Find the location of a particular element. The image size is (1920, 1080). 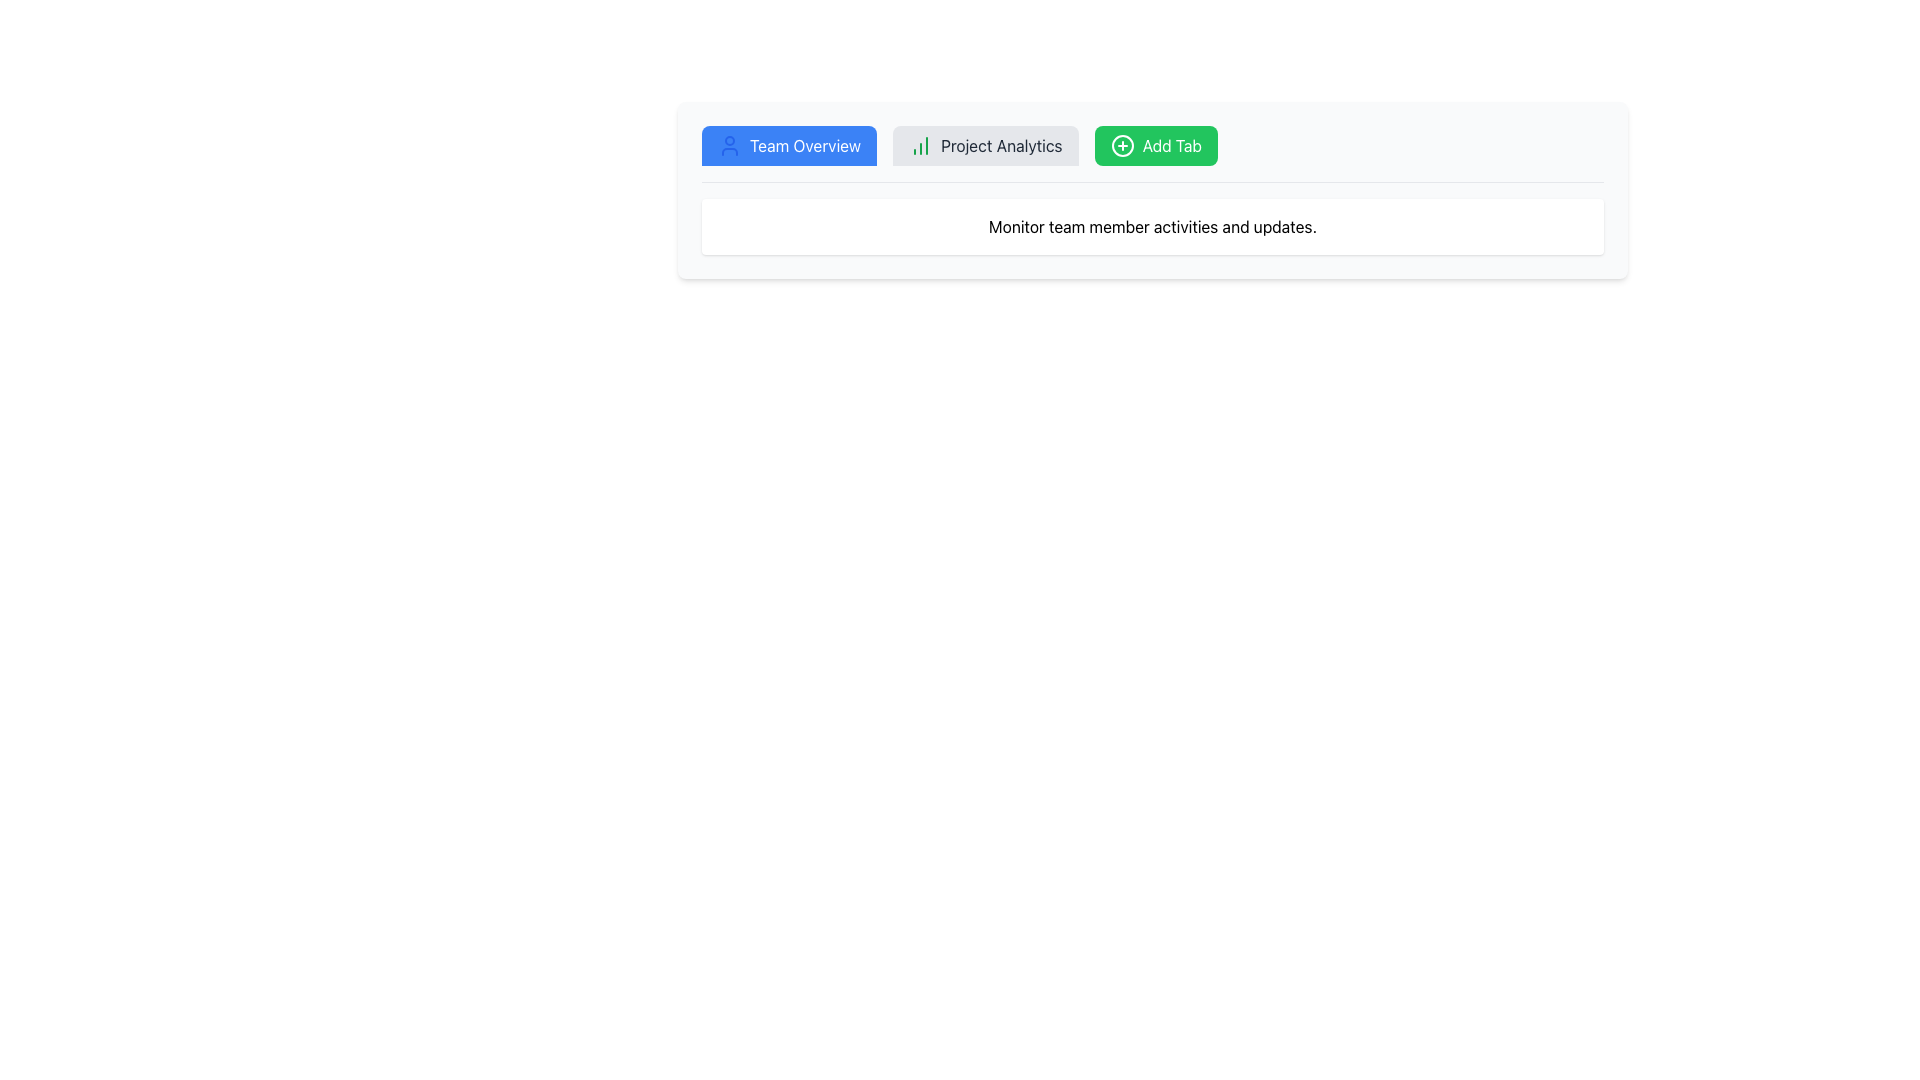

the 'Project Analytics' text label is located at coordinates (1001, 145).